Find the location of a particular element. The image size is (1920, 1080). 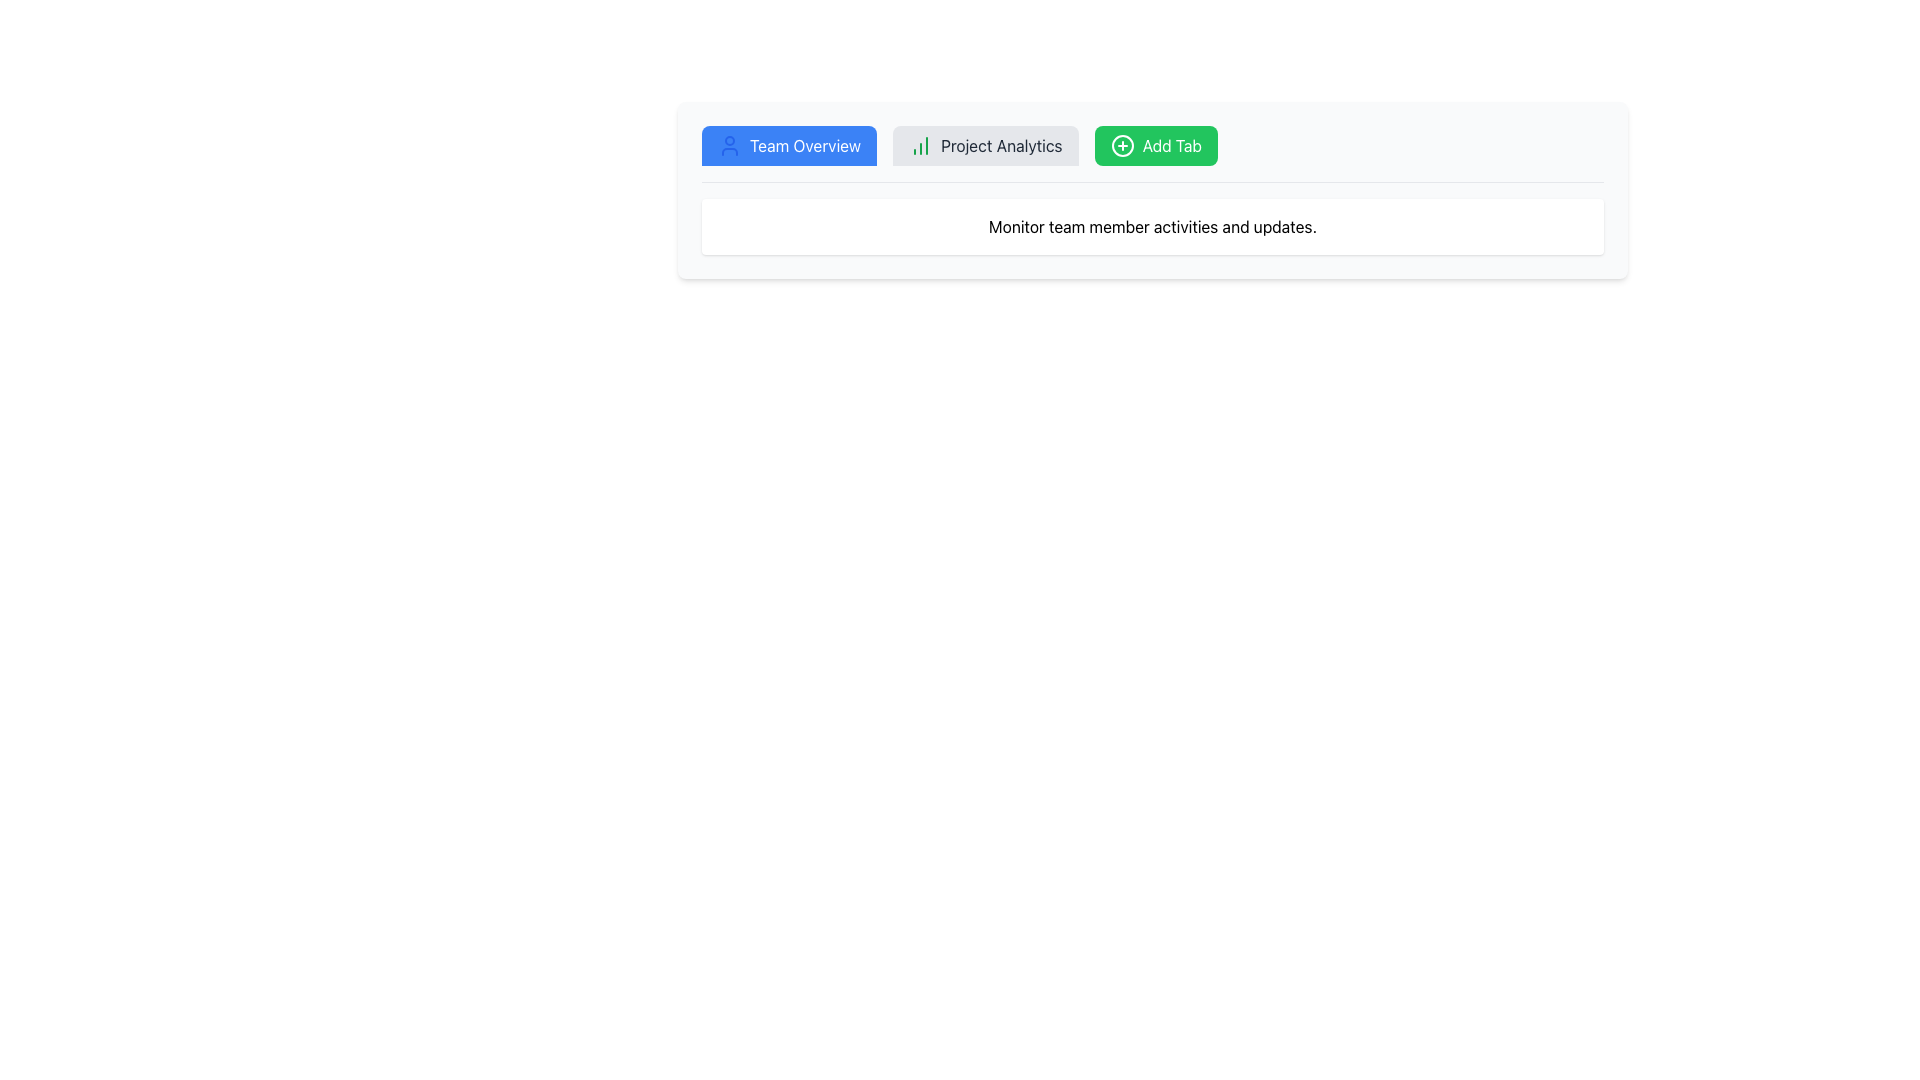

the 'Project Analytics' text label is located at coordinates (1001, 145).